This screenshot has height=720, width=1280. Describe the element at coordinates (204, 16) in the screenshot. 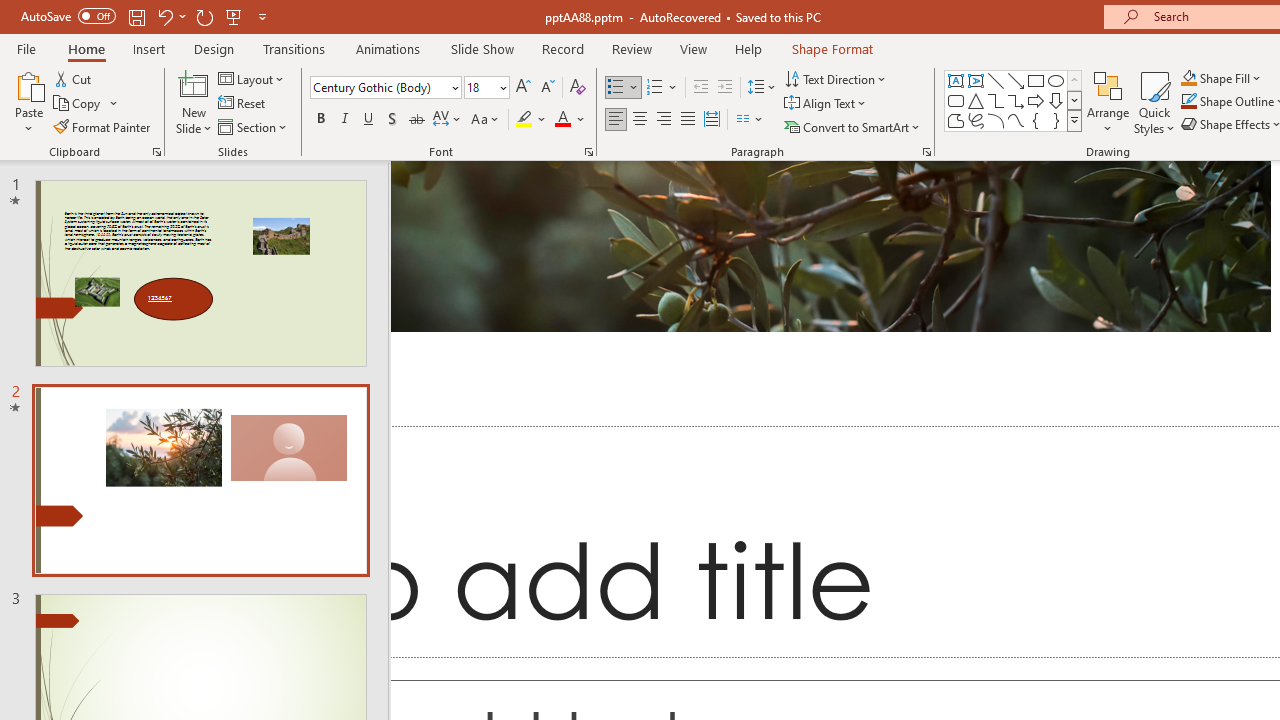

I see `'Redo'` at that location.